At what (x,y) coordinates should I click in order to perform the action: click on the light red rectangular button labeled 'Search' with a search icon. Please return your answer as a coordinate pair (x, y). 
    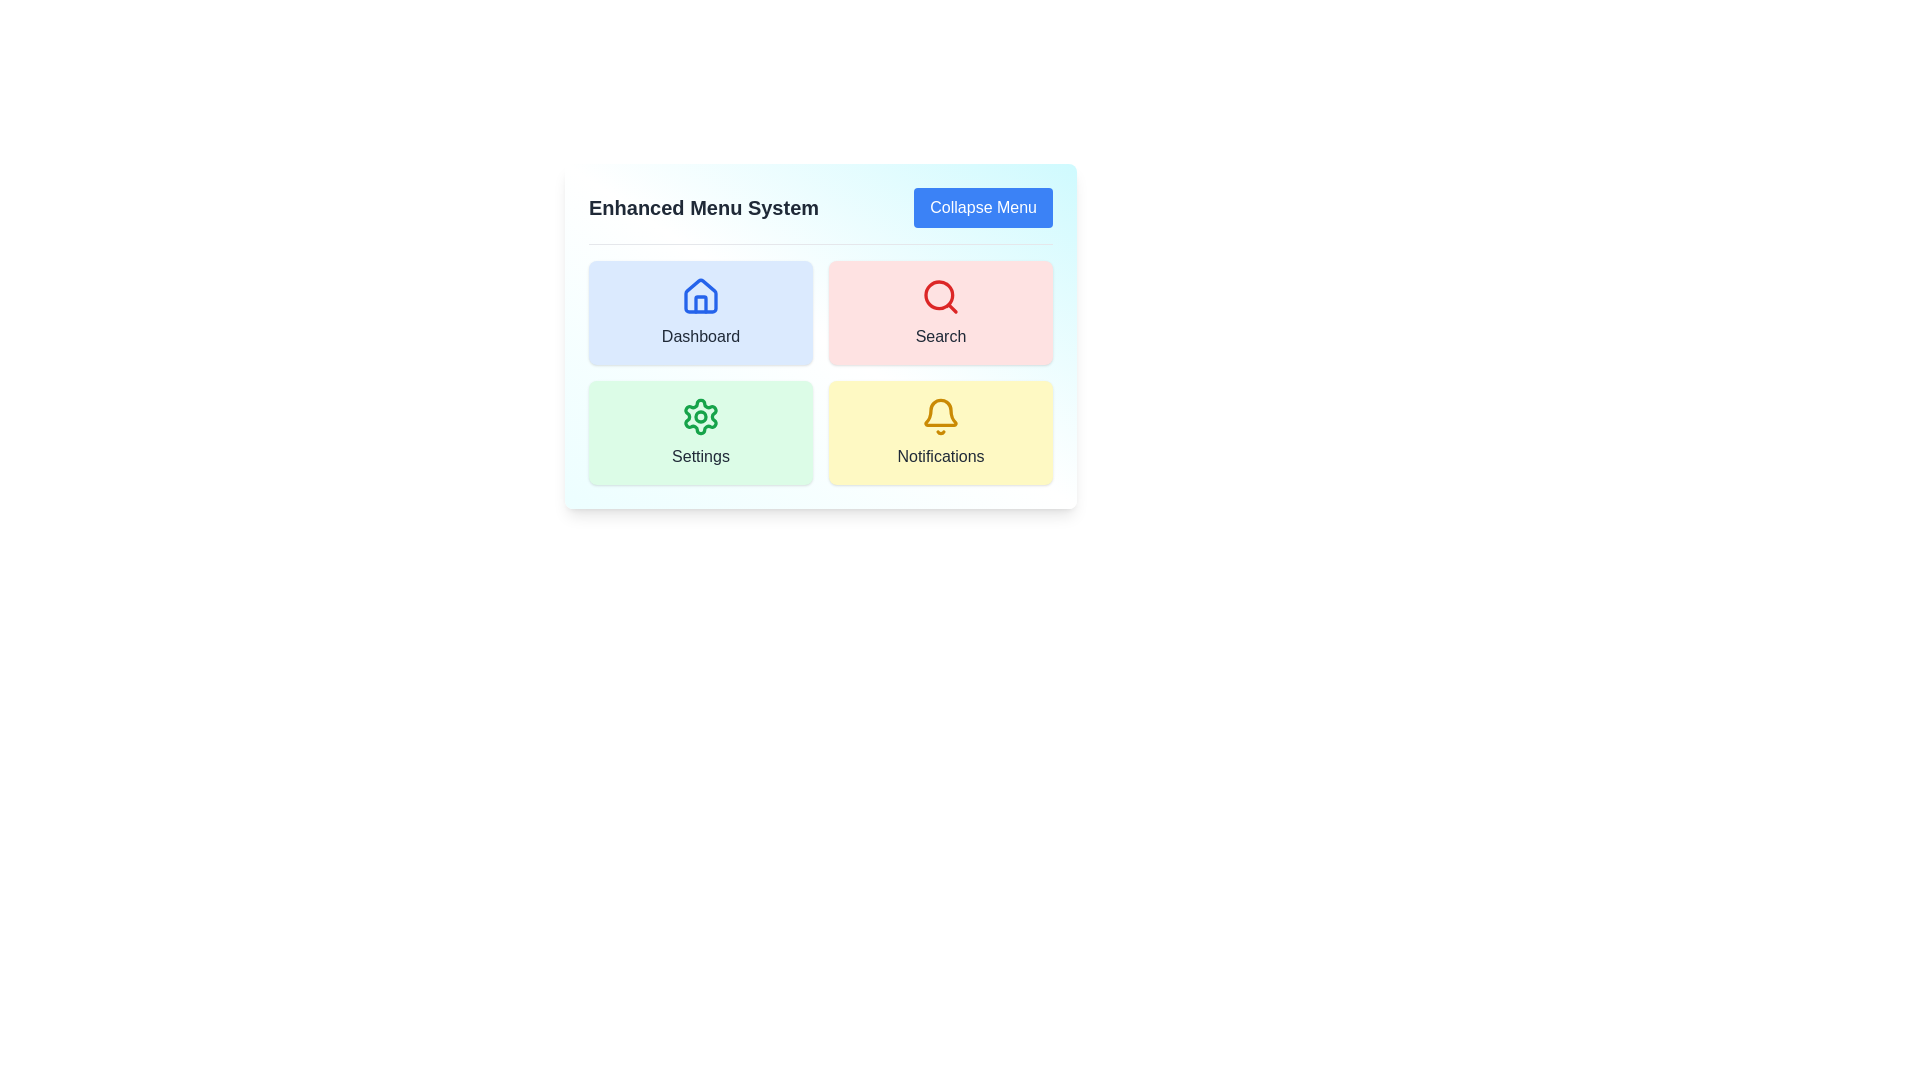
    Looking at the image, I should click on (939, 312).